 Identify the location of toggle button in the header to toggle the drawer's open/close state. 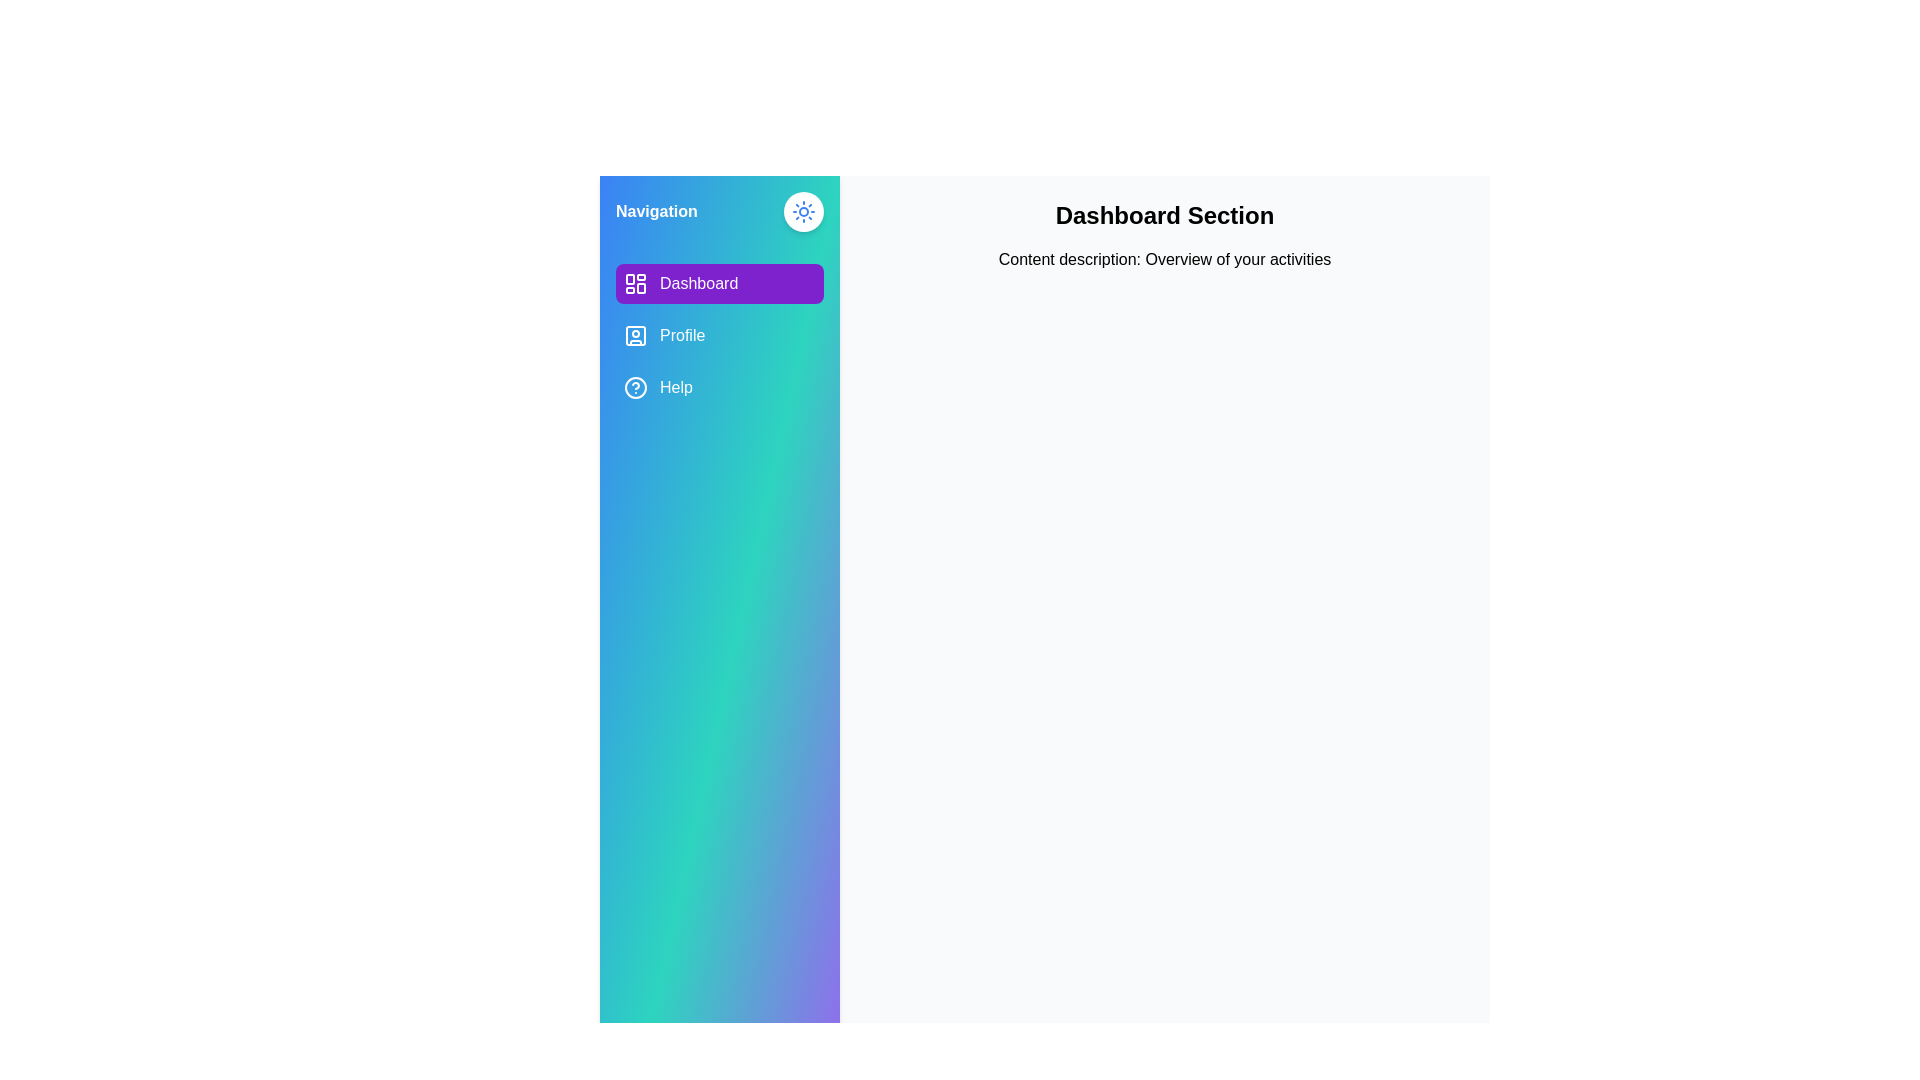
(804, 212).